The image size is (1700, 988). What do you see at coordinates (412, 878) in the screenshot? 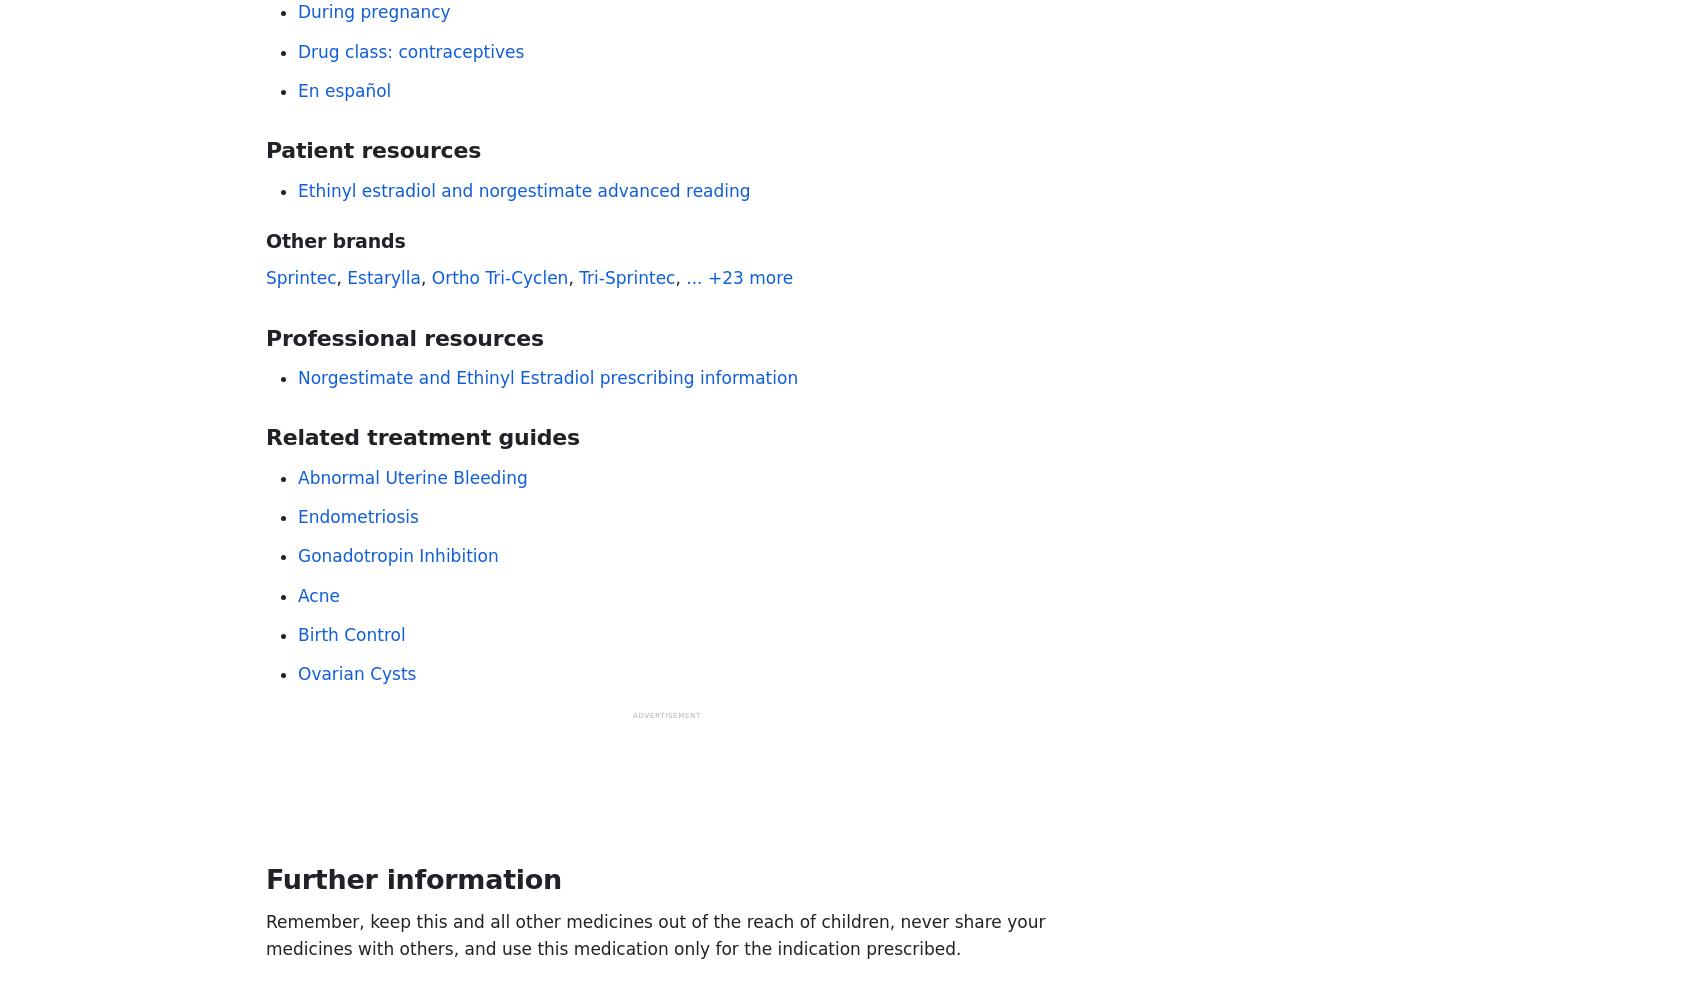
I see `'Further information'` at bounding box center [412, 878].